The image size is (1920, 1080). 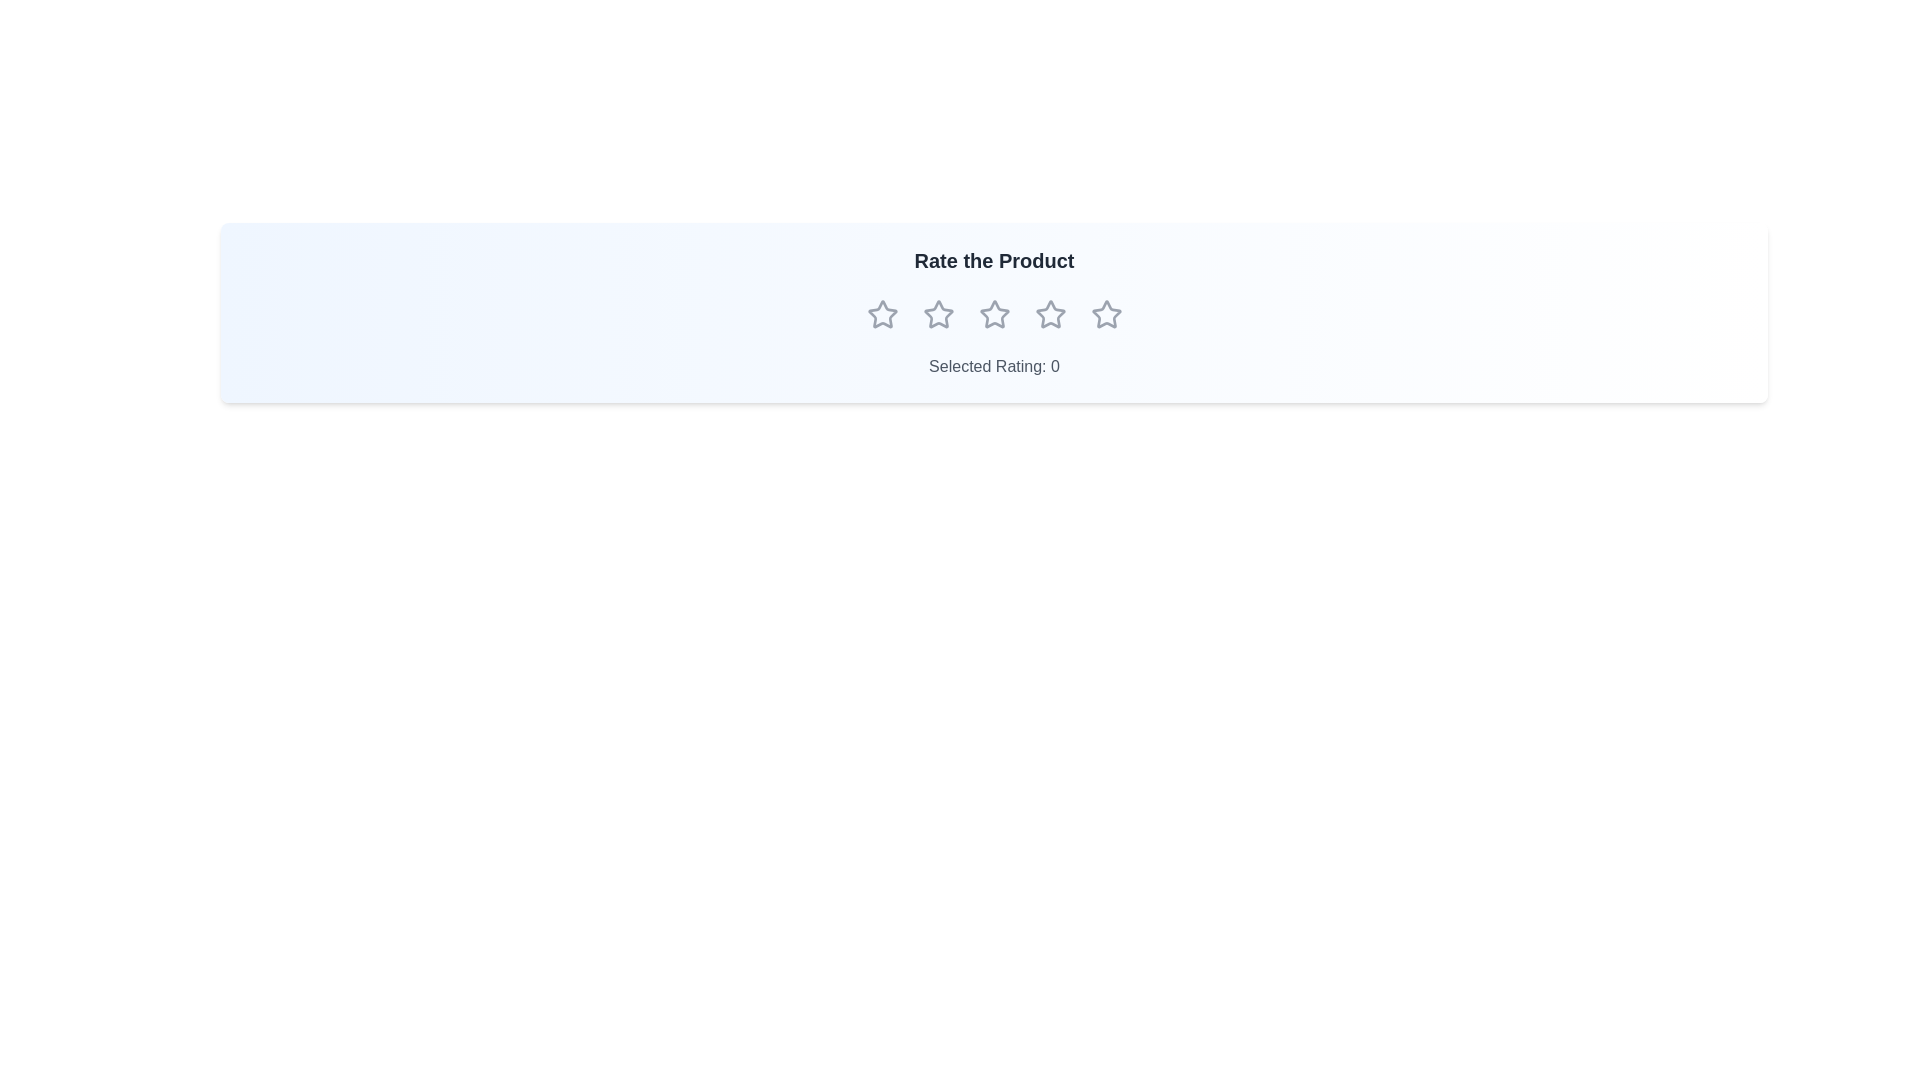 What do you see at coordinates (994, 260) in the screenshot?
I see `the title text that instructs the user to rate a product, which is positioned at the top of the rating section and above the star rating icons` at bounding box center [994, 260].